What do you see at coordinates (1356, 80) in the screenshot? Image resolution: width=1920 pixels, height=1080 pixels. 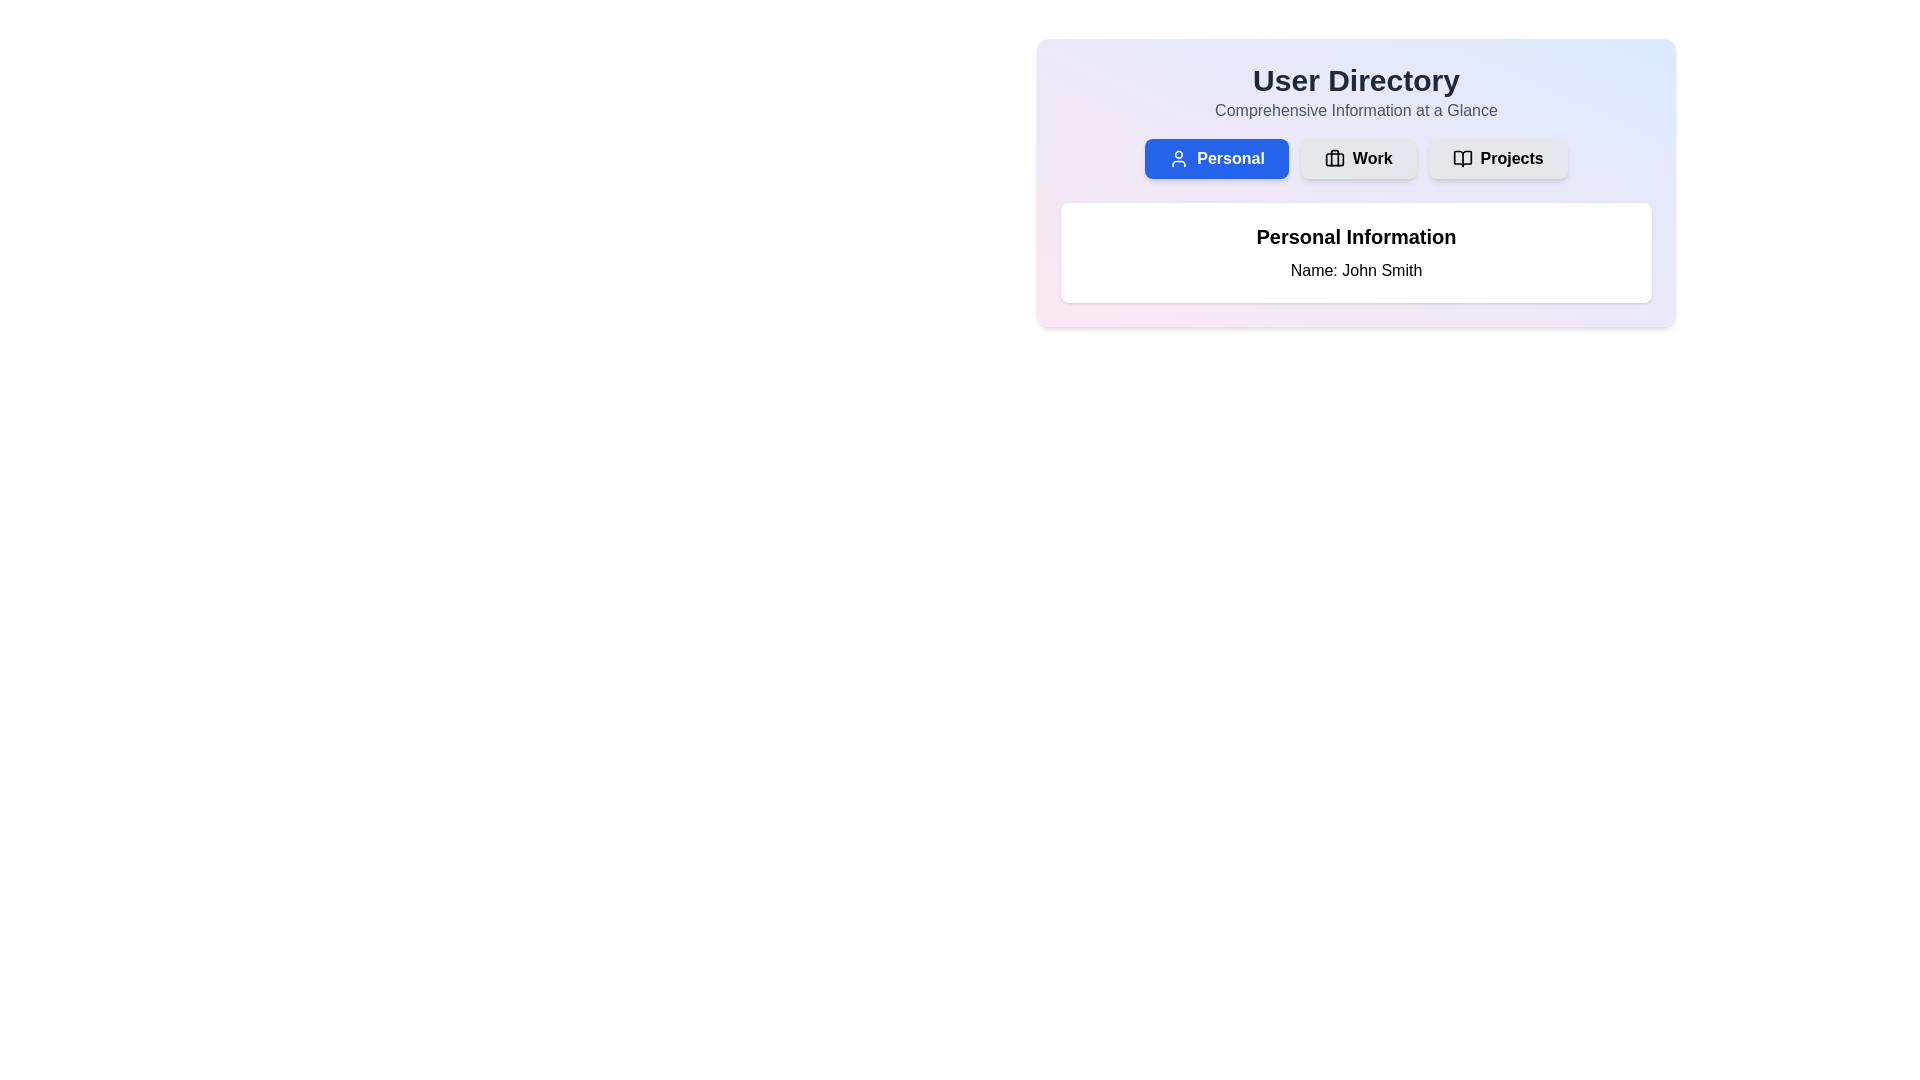 I see `the 'User Directory' text label that serves as the title or header for the section, positioned above the line 'Comprehensive Information at a Glance'` at bounding box center [1356, 80].